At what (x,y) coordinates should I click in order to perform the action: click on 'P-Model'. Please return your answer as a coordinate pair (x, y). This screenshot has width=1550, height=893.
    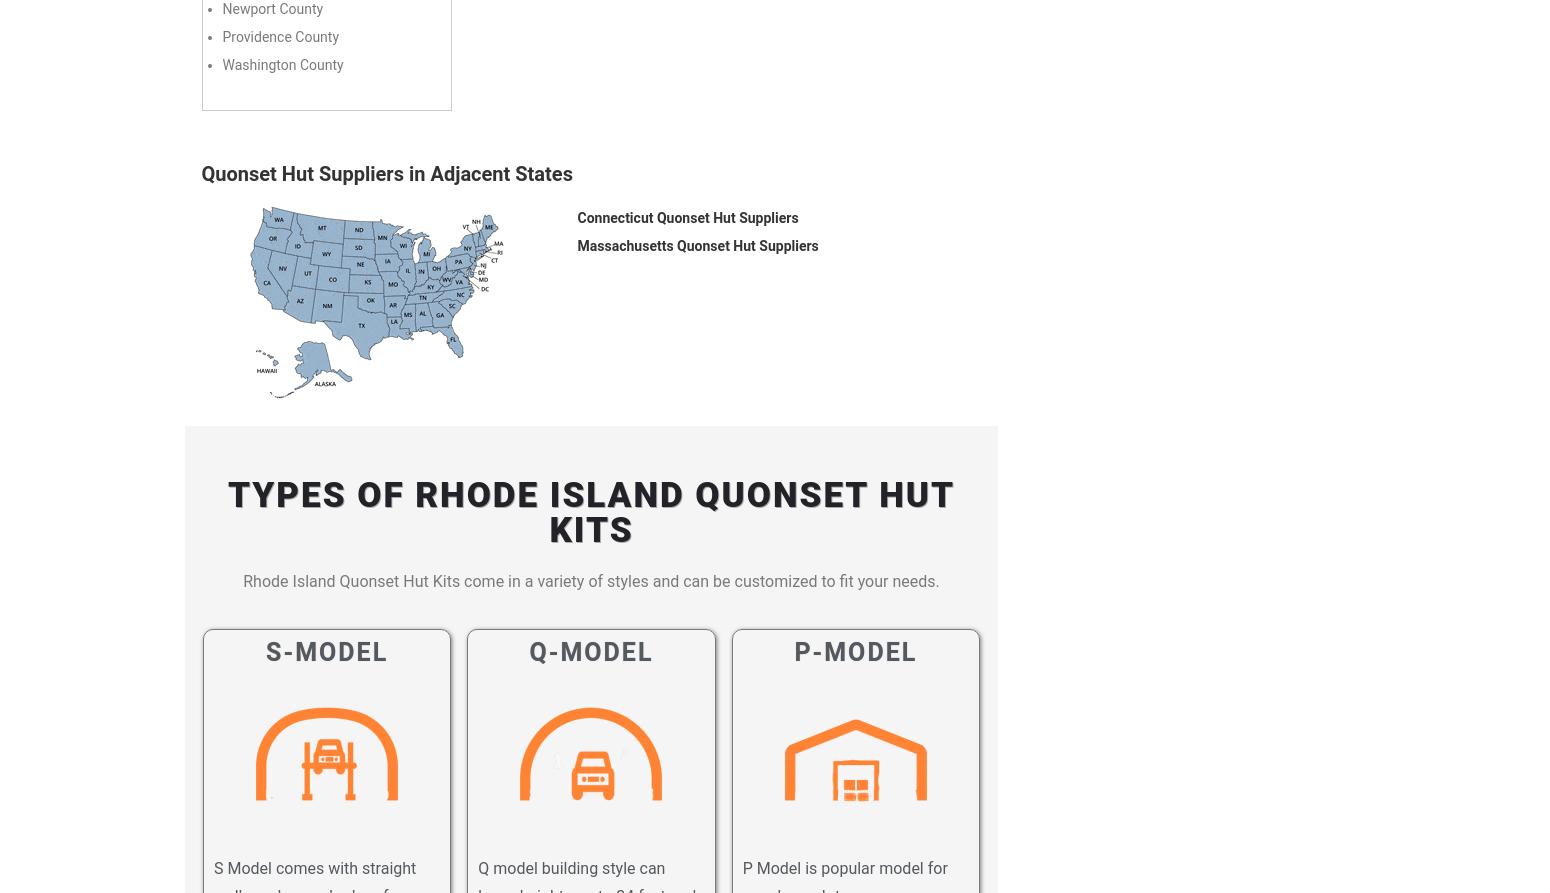
    Looking at the image, I should click on (855, 651).